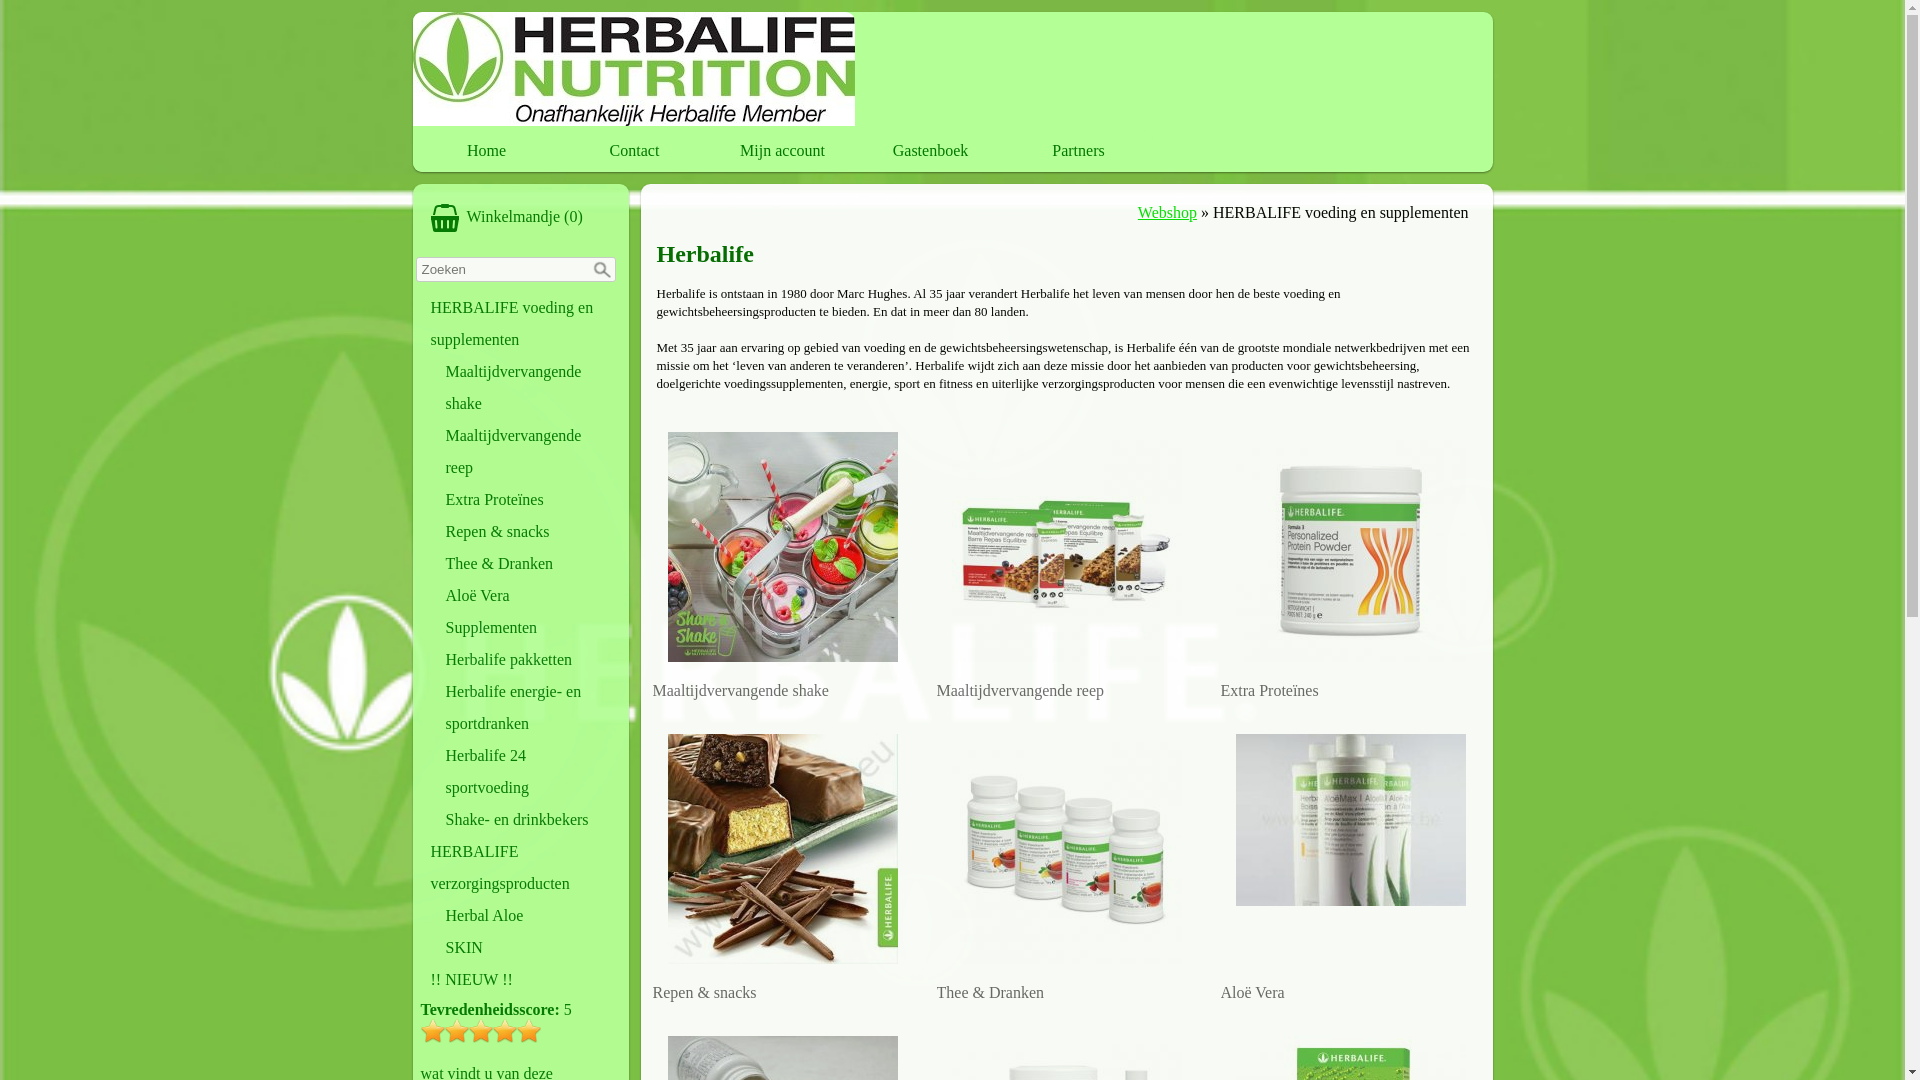 This screenshot has width=1920, height=1080. I want to click on 'SKIN', so click(429, 947).